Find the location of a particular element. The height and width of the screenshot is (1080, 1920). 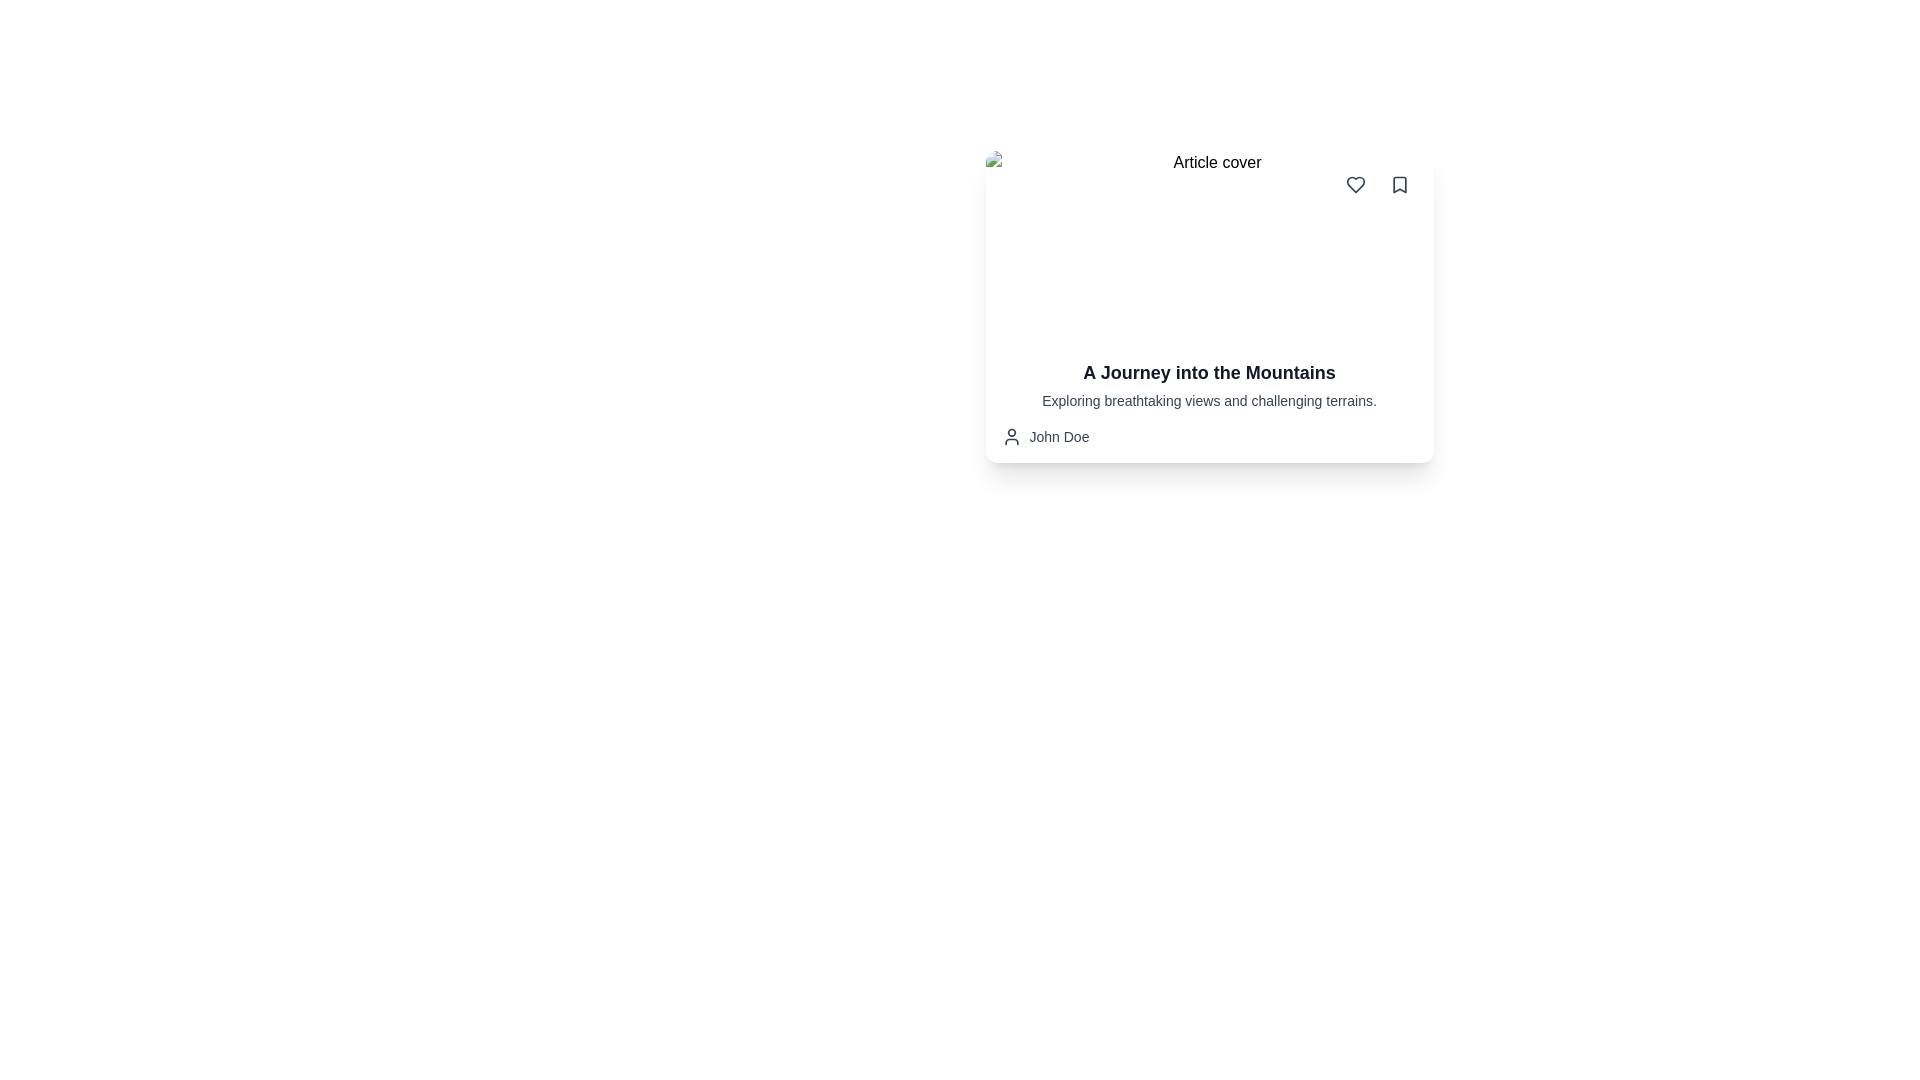

the heart-shaped SVG icon located at the top right of the interactive panel for 'A Journey into the Mountains' to express preference is located at coordinates (1355, 185).